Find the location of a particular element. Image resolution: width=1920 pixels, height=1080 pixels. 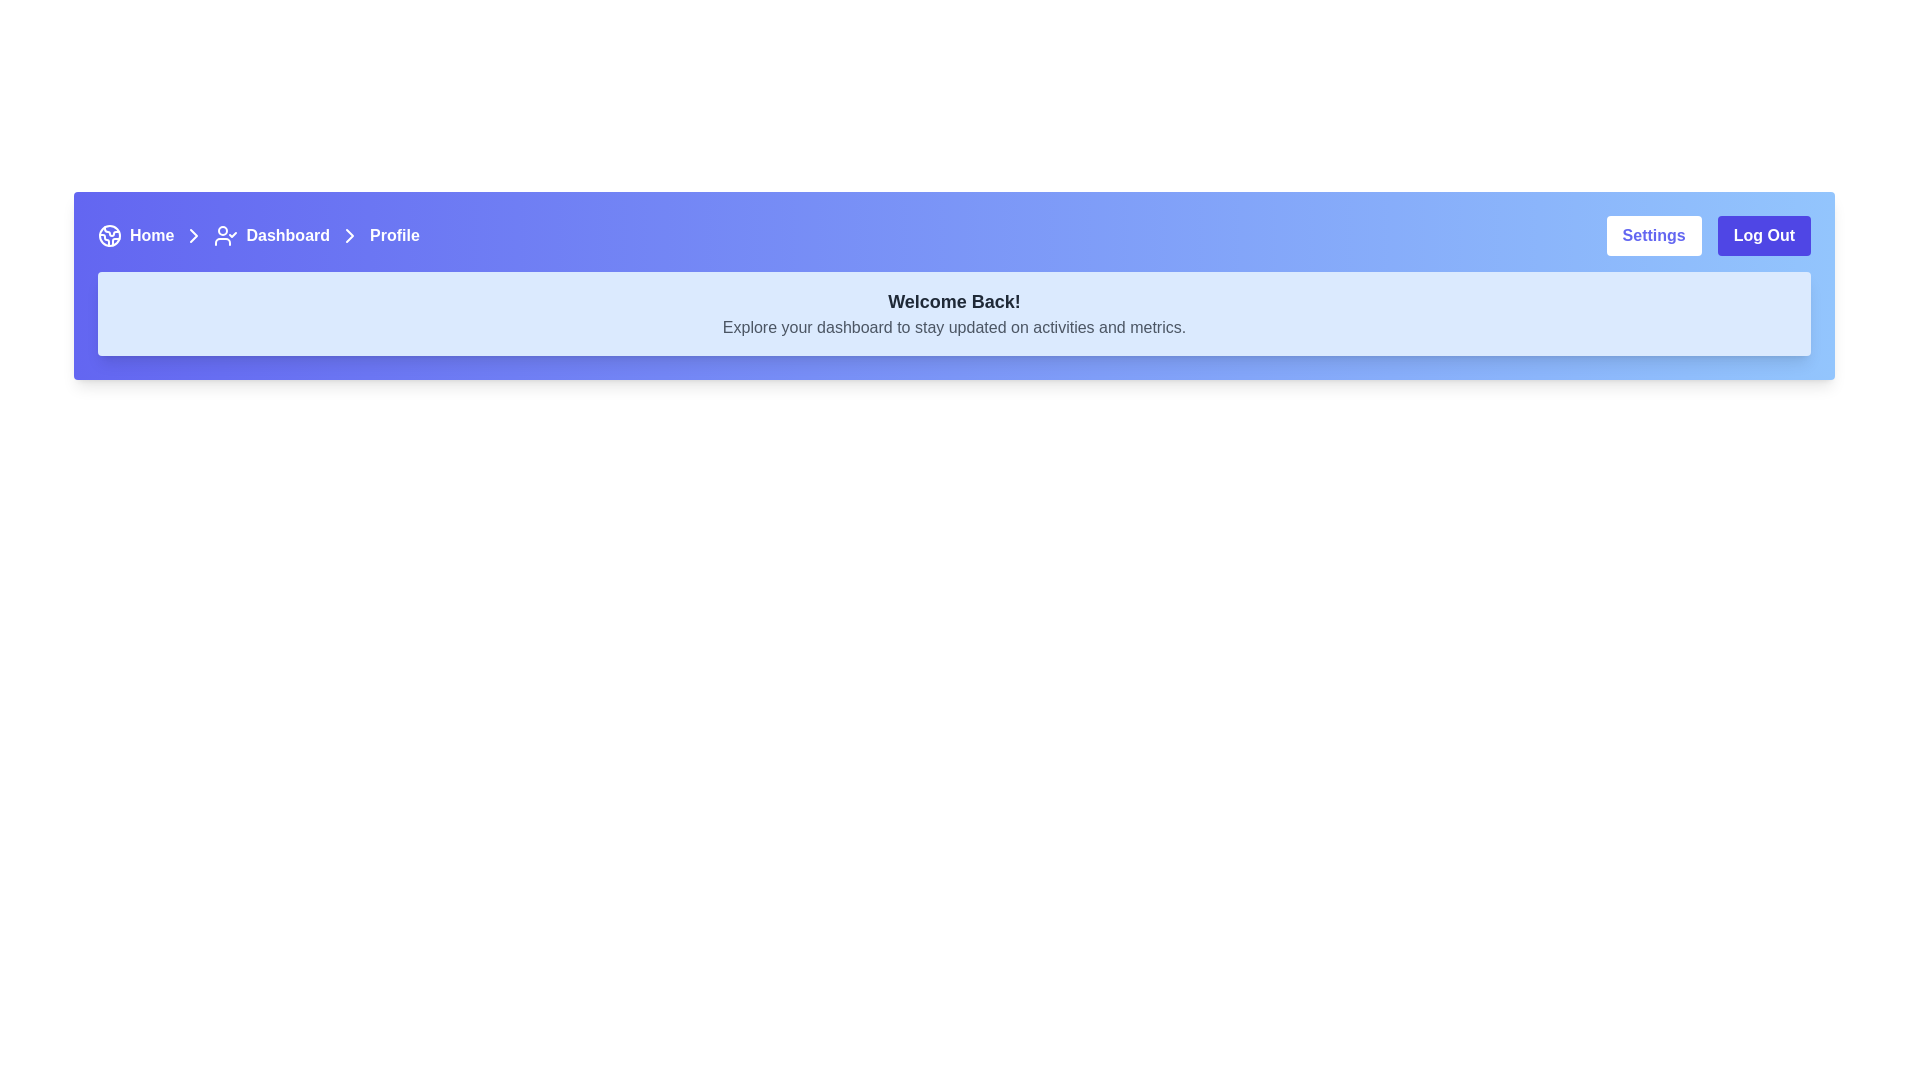

the rightward chevron icon in the breadcrumb navigation bar, which is styled with a linear stroke outline and indicates navigation or progression is located at coordinates (194, 234).